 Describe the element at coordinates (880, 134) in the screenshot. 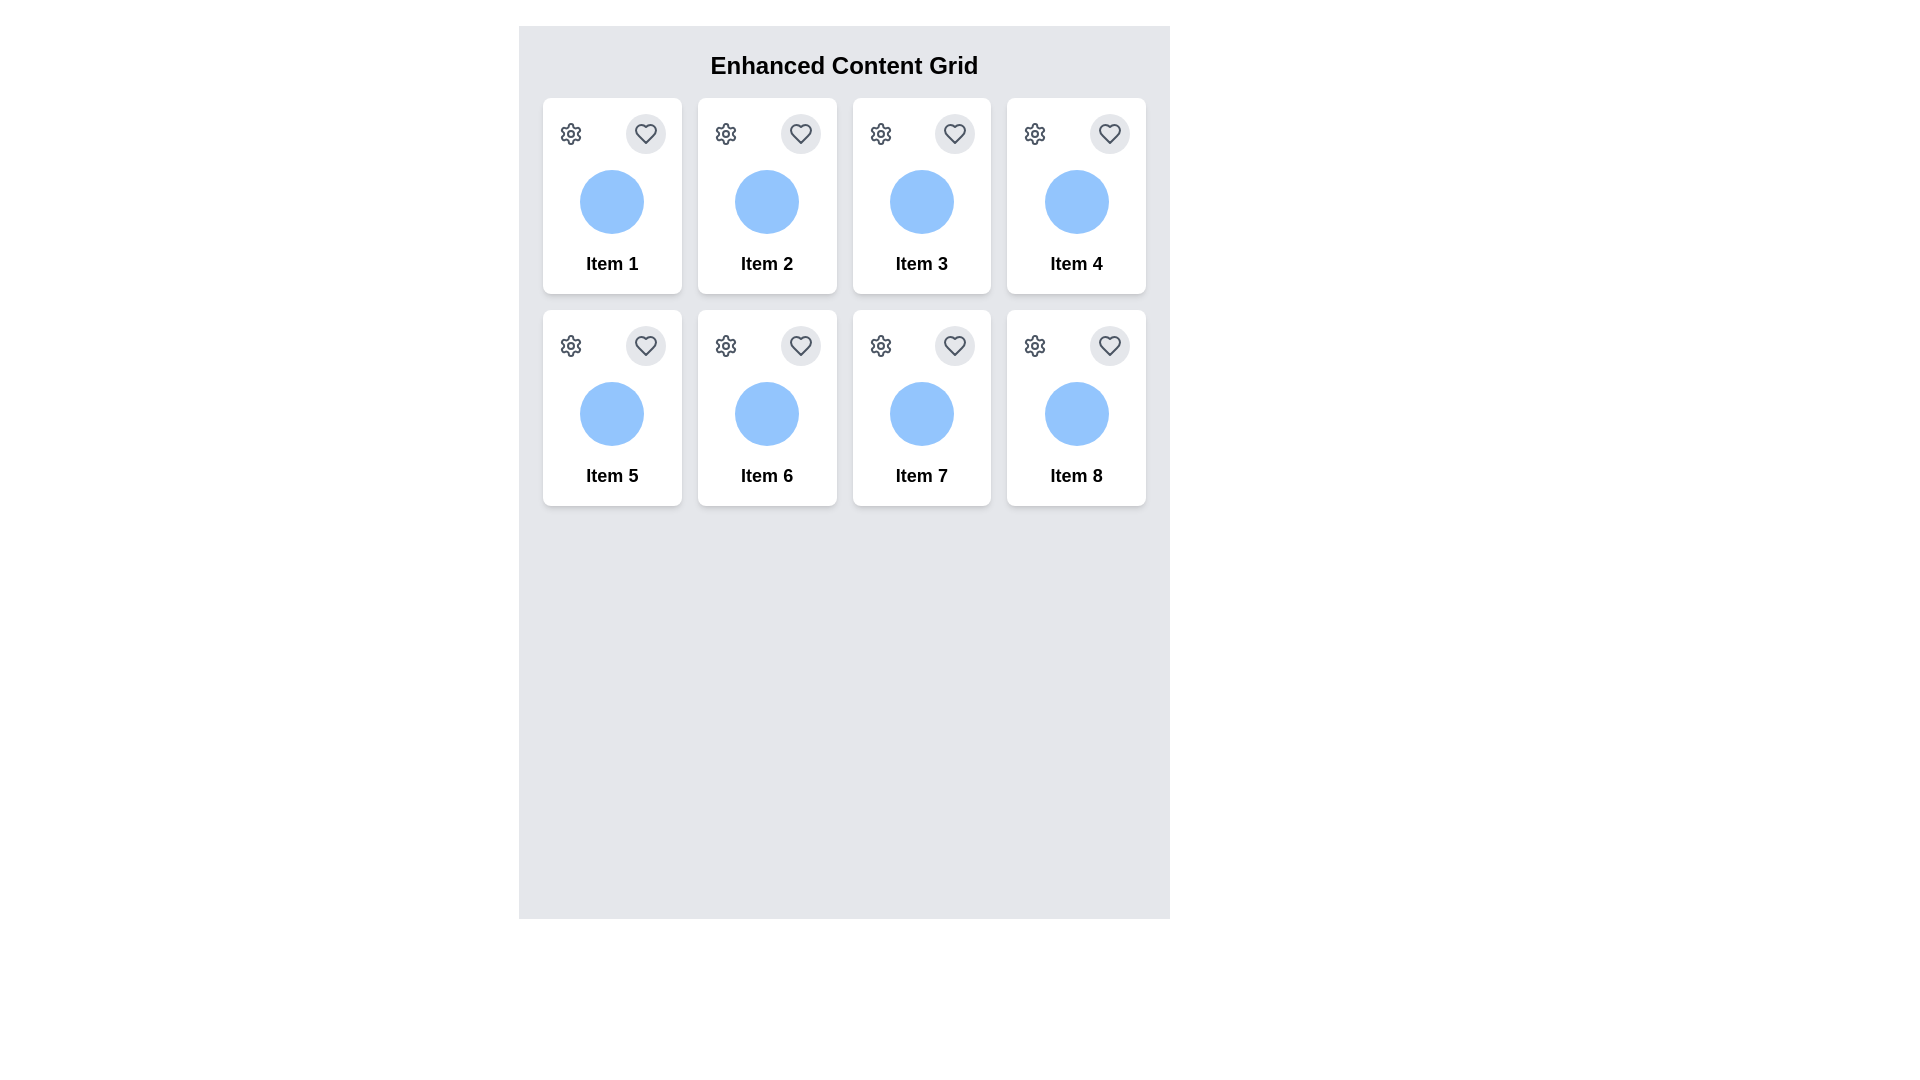

I see `the settings icon located at the top-right corner of 'Item 3' card` at that location.